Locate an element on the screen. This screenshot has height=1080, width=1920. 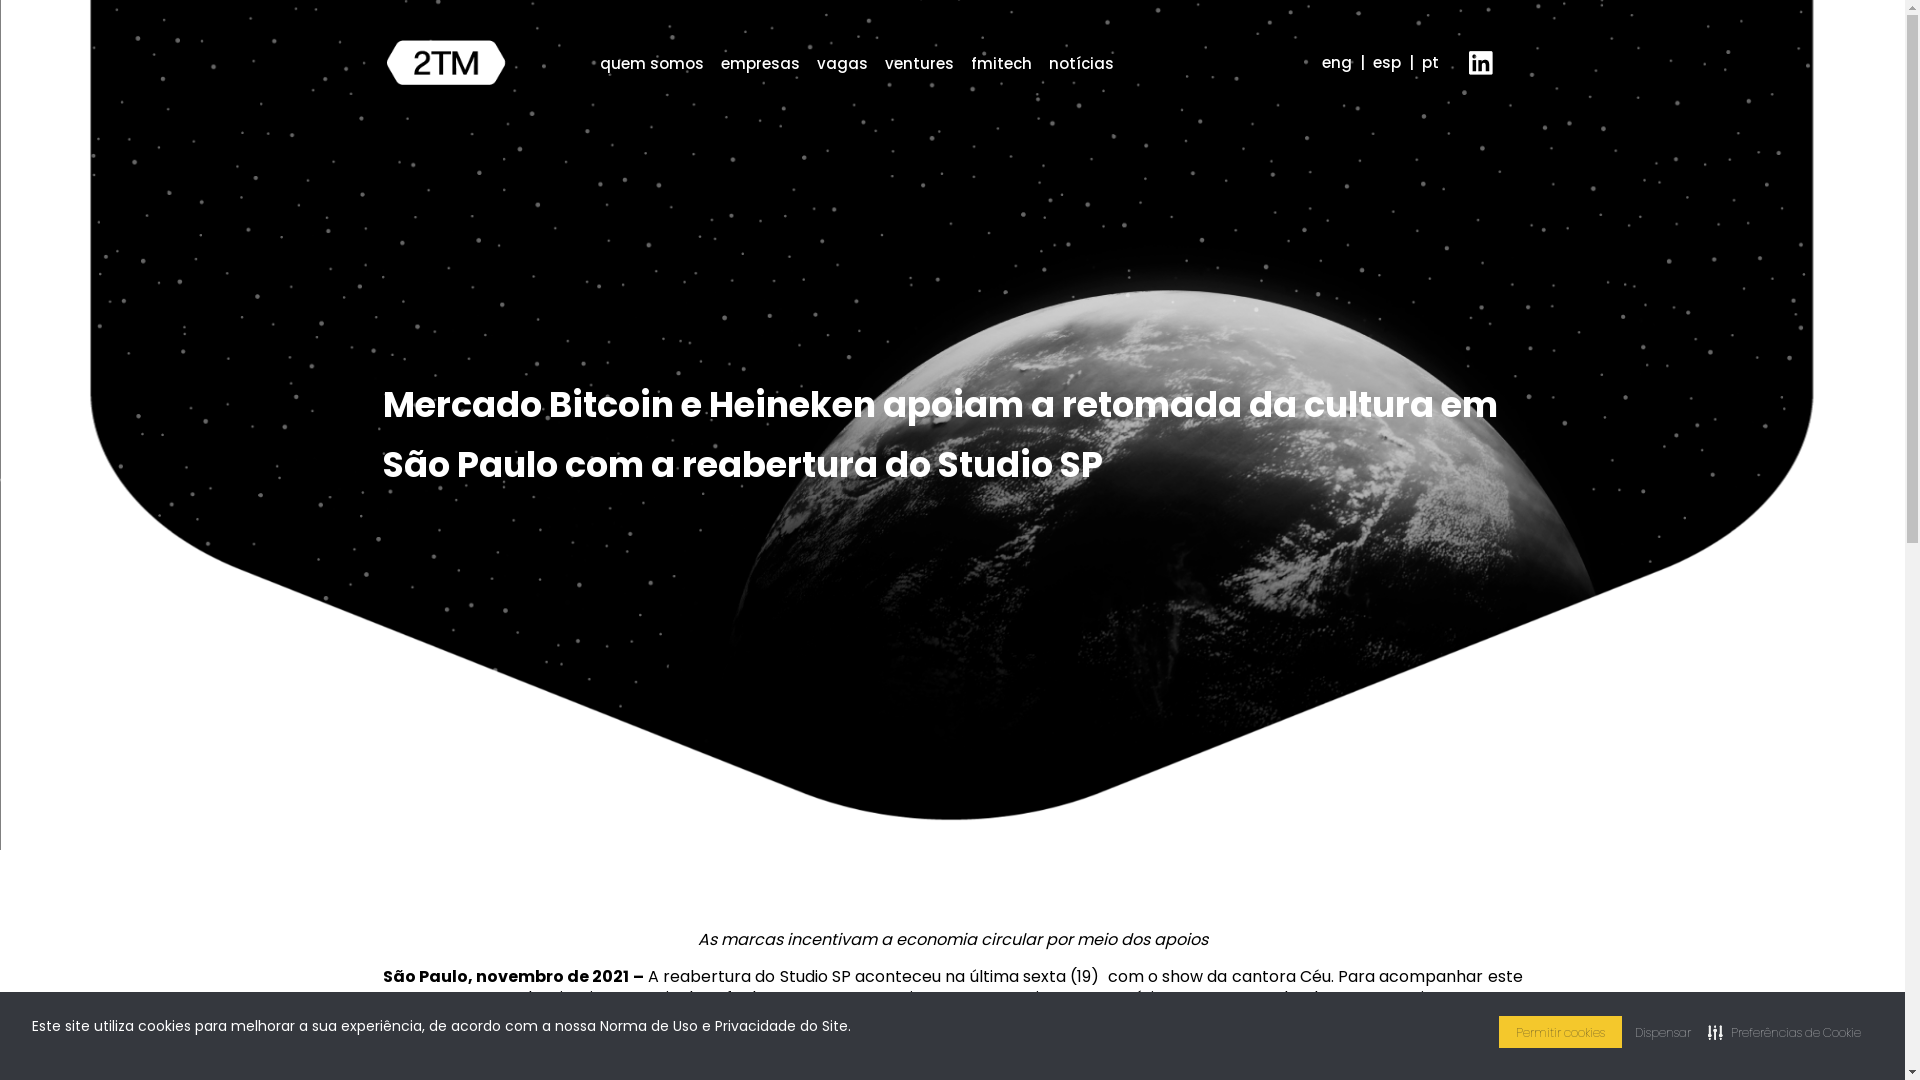
'eng' is located at coordinates (1337, 61).